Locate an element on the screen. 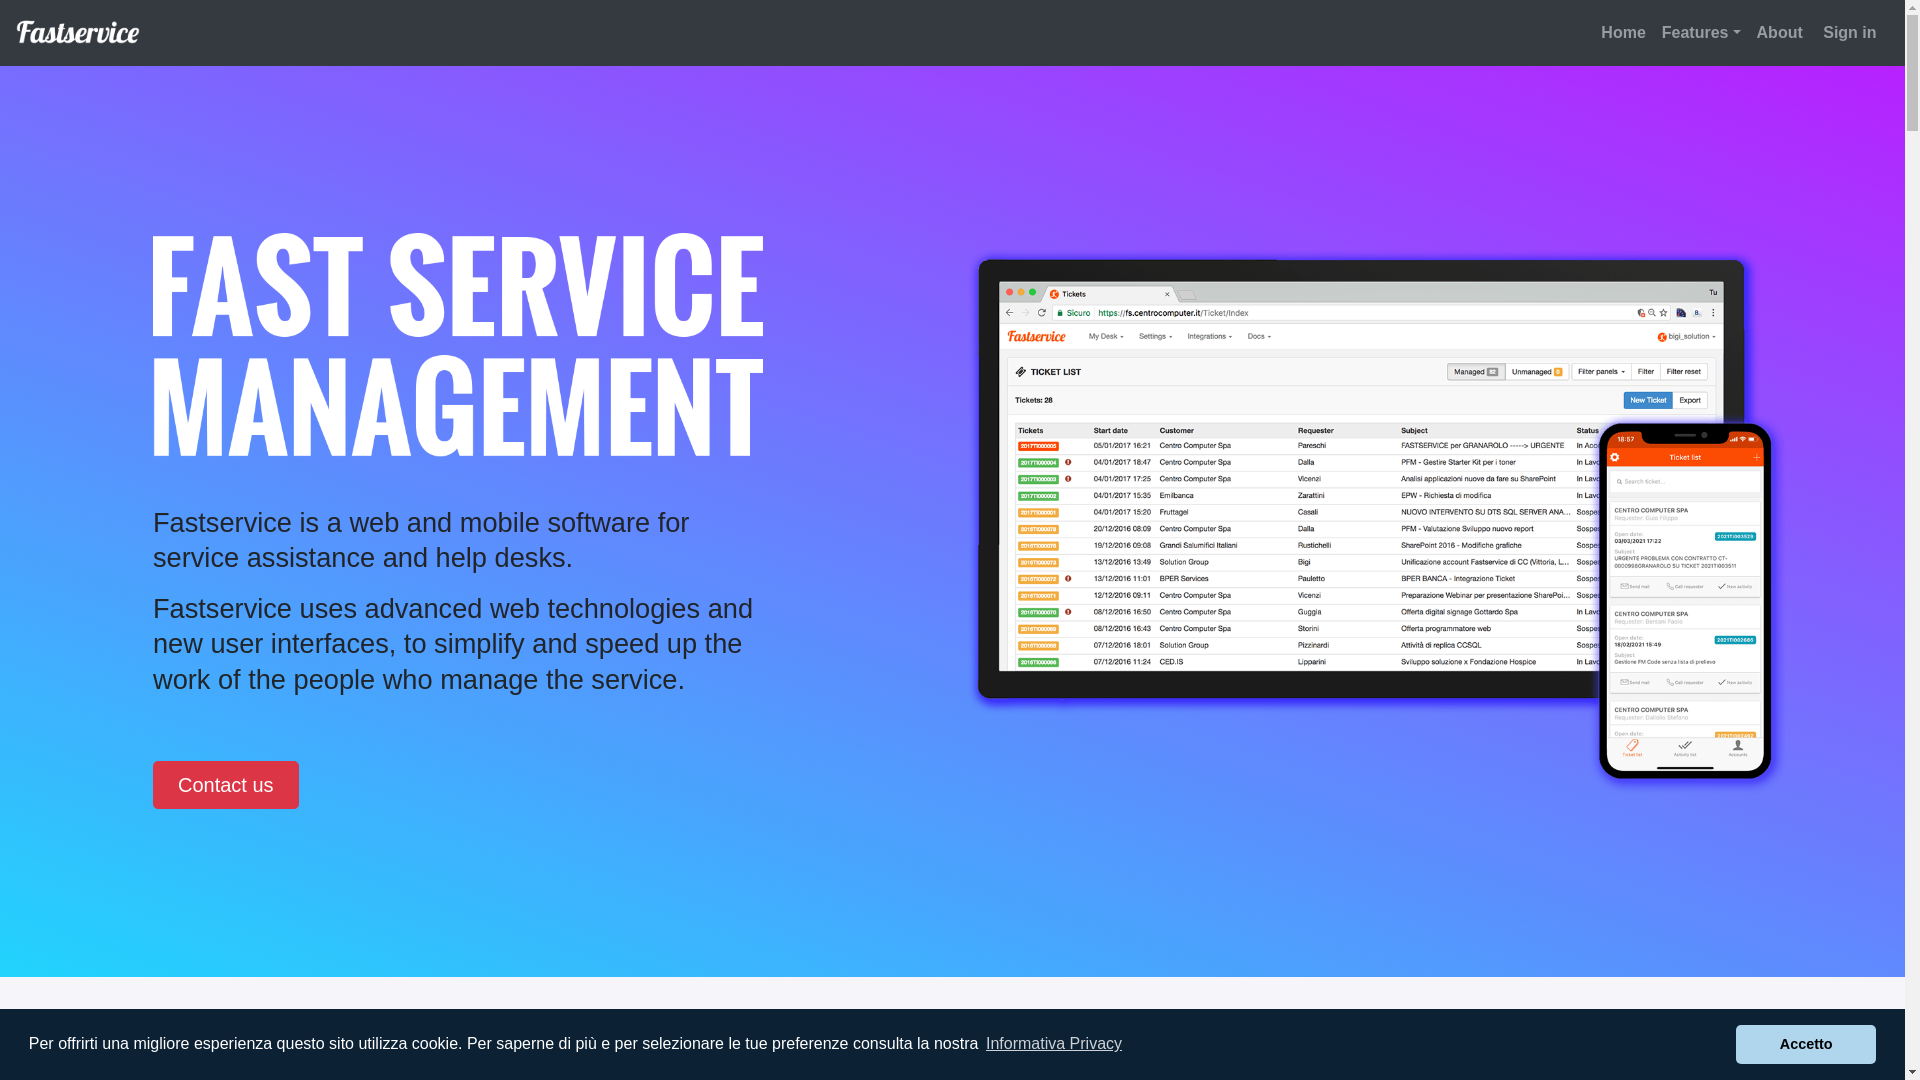 Image resolution: width=1920 pixels, height=1080 pixels. 'Home' is located at coordinates (1592, 33).